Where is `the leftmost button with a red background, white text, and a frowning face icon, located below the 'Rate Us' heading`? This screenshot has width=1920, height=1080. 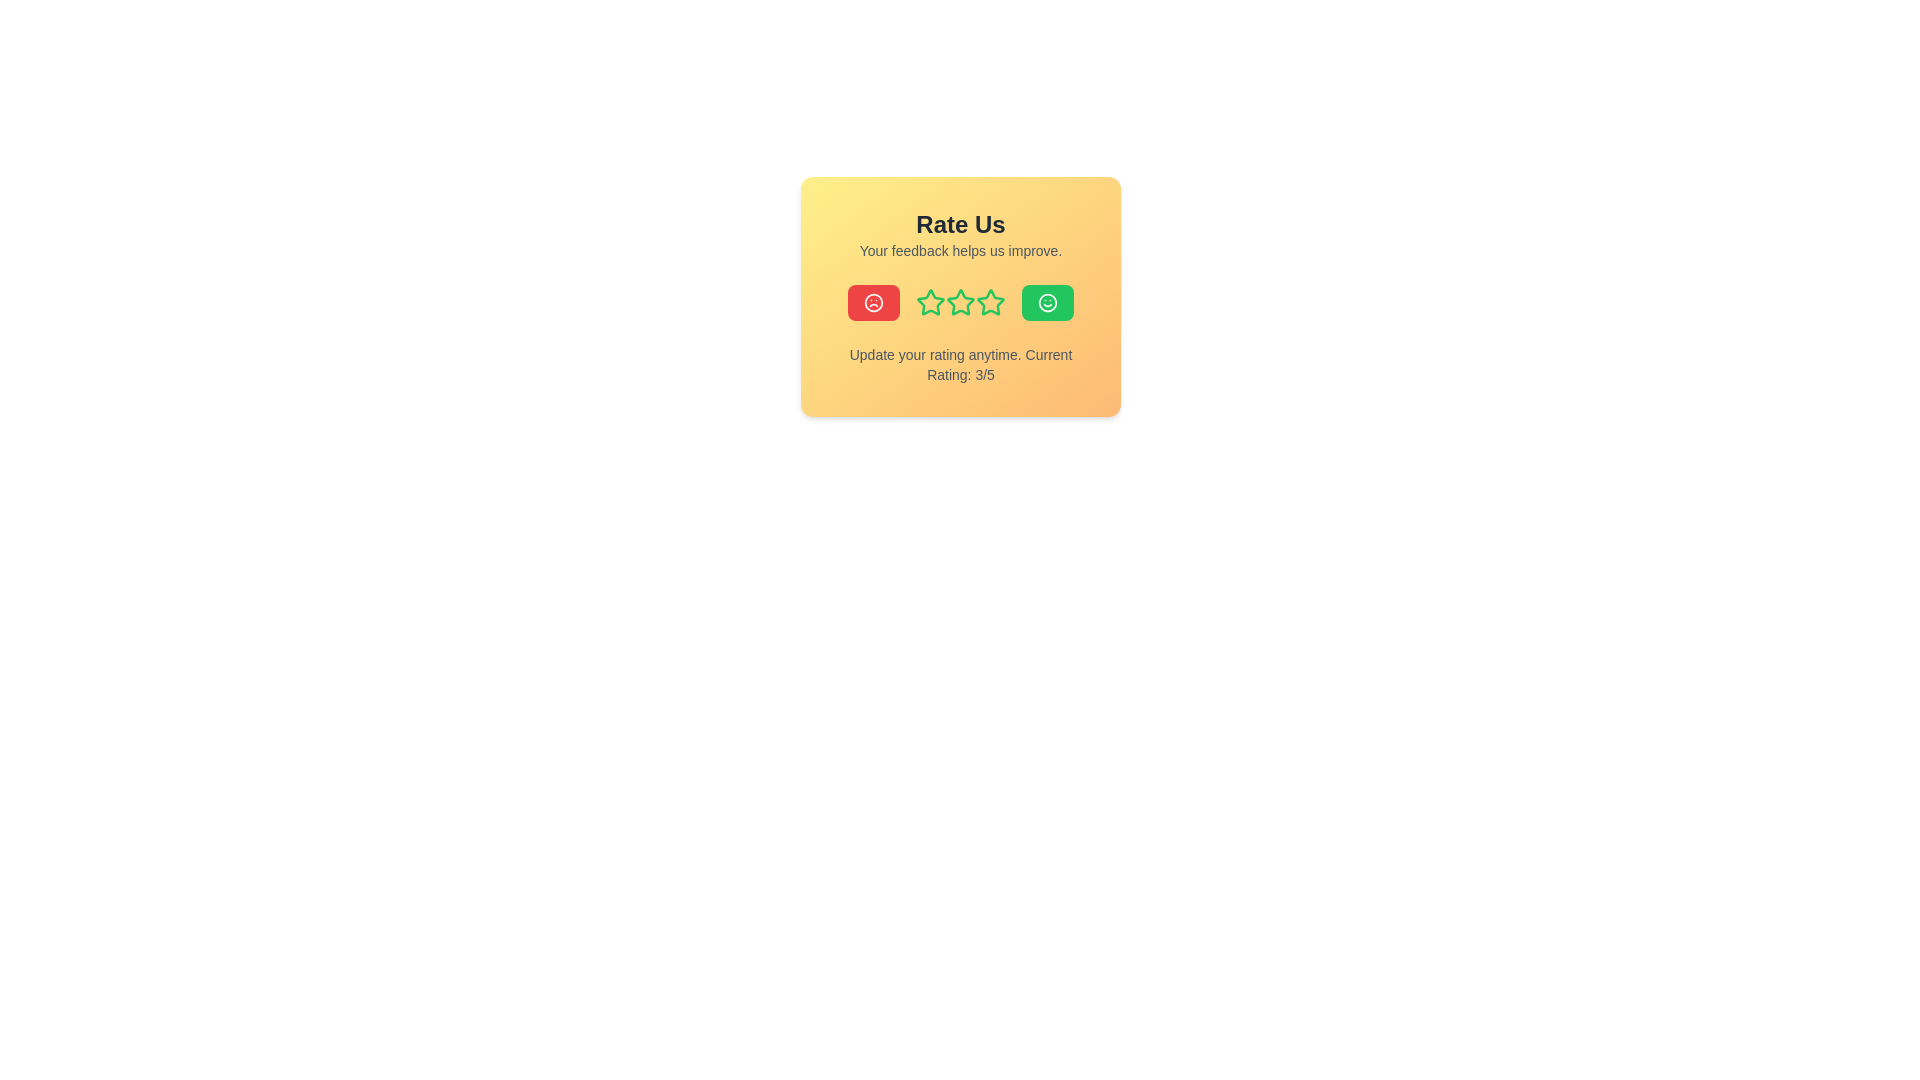 the leftmost button with a red background, white text, and a frowning face icon, located below the 'Rate Us' heading is located at coordinates (873, 303).